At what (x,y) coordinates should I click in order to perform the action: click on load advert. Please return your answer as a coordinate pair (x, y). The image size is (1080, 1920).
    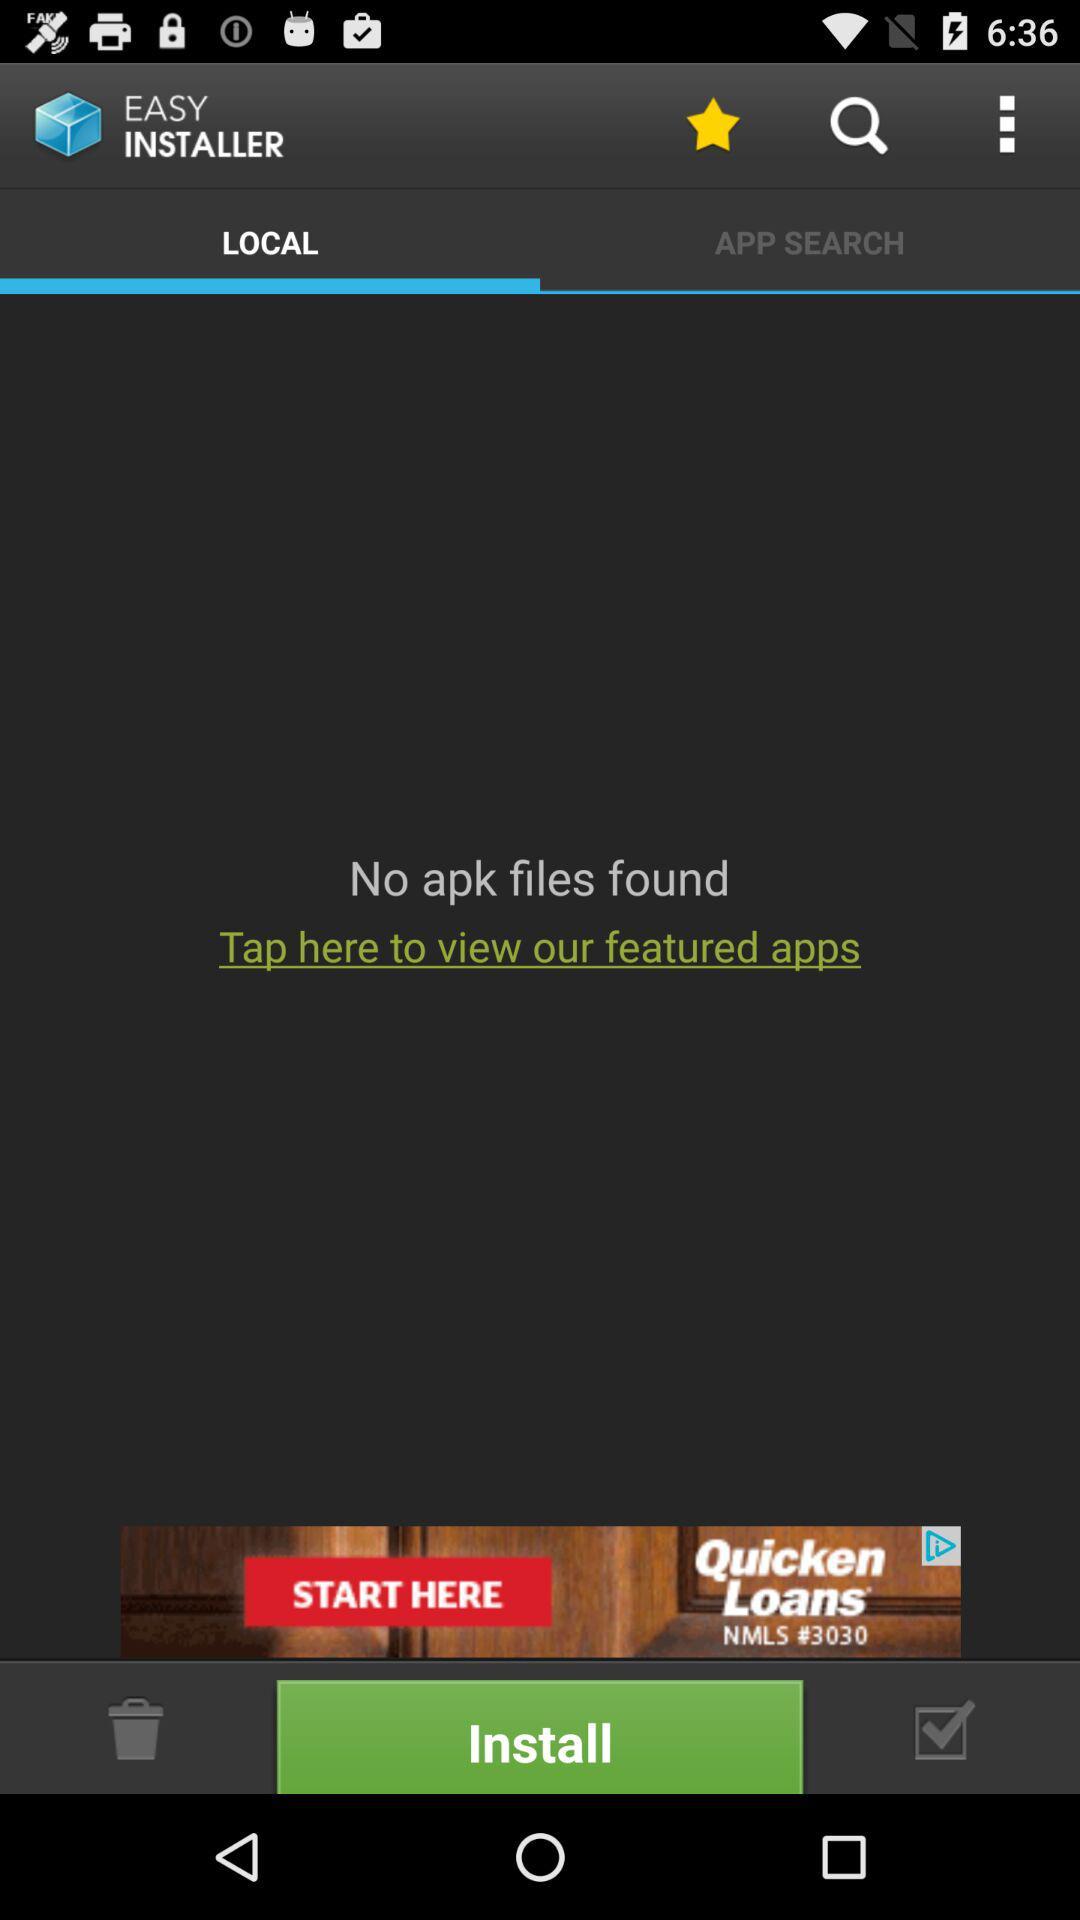
    Looking at the image, I should click on (540, 1590).